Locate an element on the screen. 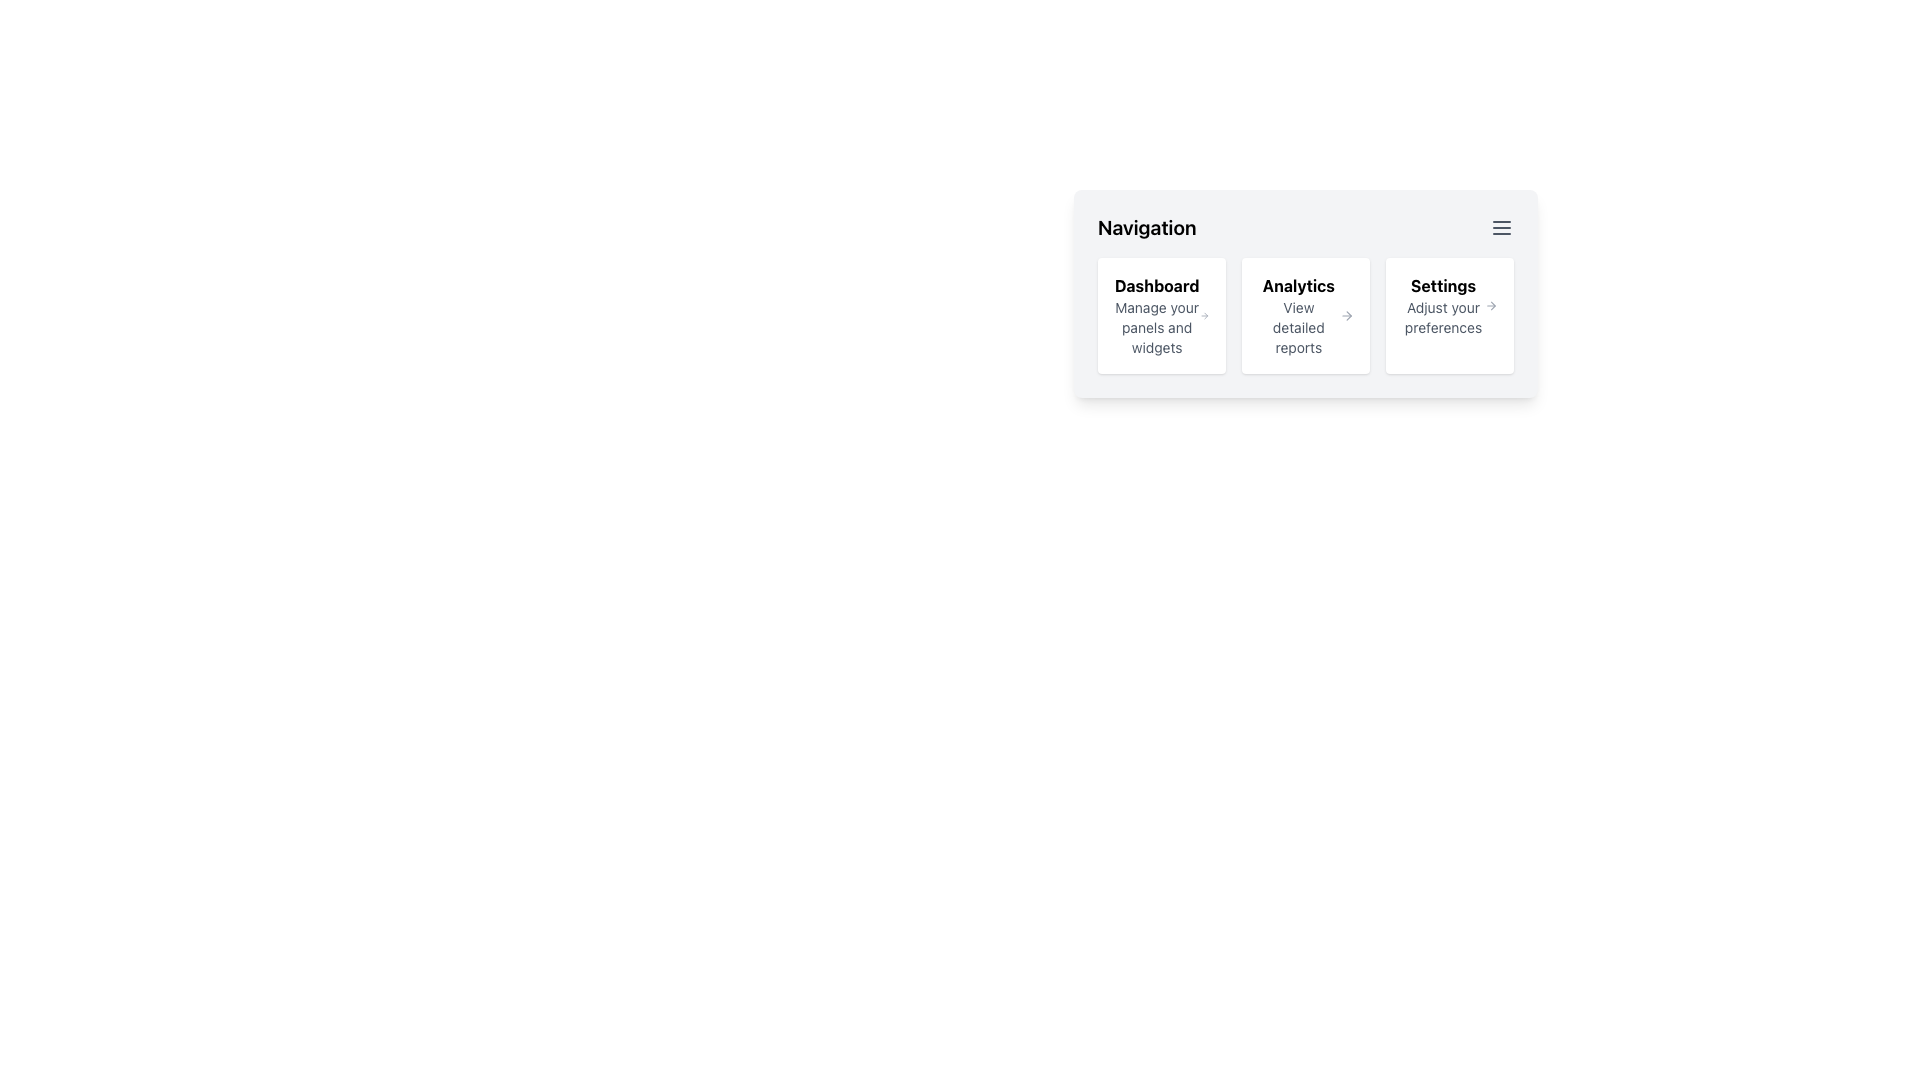 Image resolution: width=1920 pixels, height=1080 pixels. the 'Analytics' text label located in the middle card of the navigation panel, which is the second card from the left is located at coordinates (1298, 315).